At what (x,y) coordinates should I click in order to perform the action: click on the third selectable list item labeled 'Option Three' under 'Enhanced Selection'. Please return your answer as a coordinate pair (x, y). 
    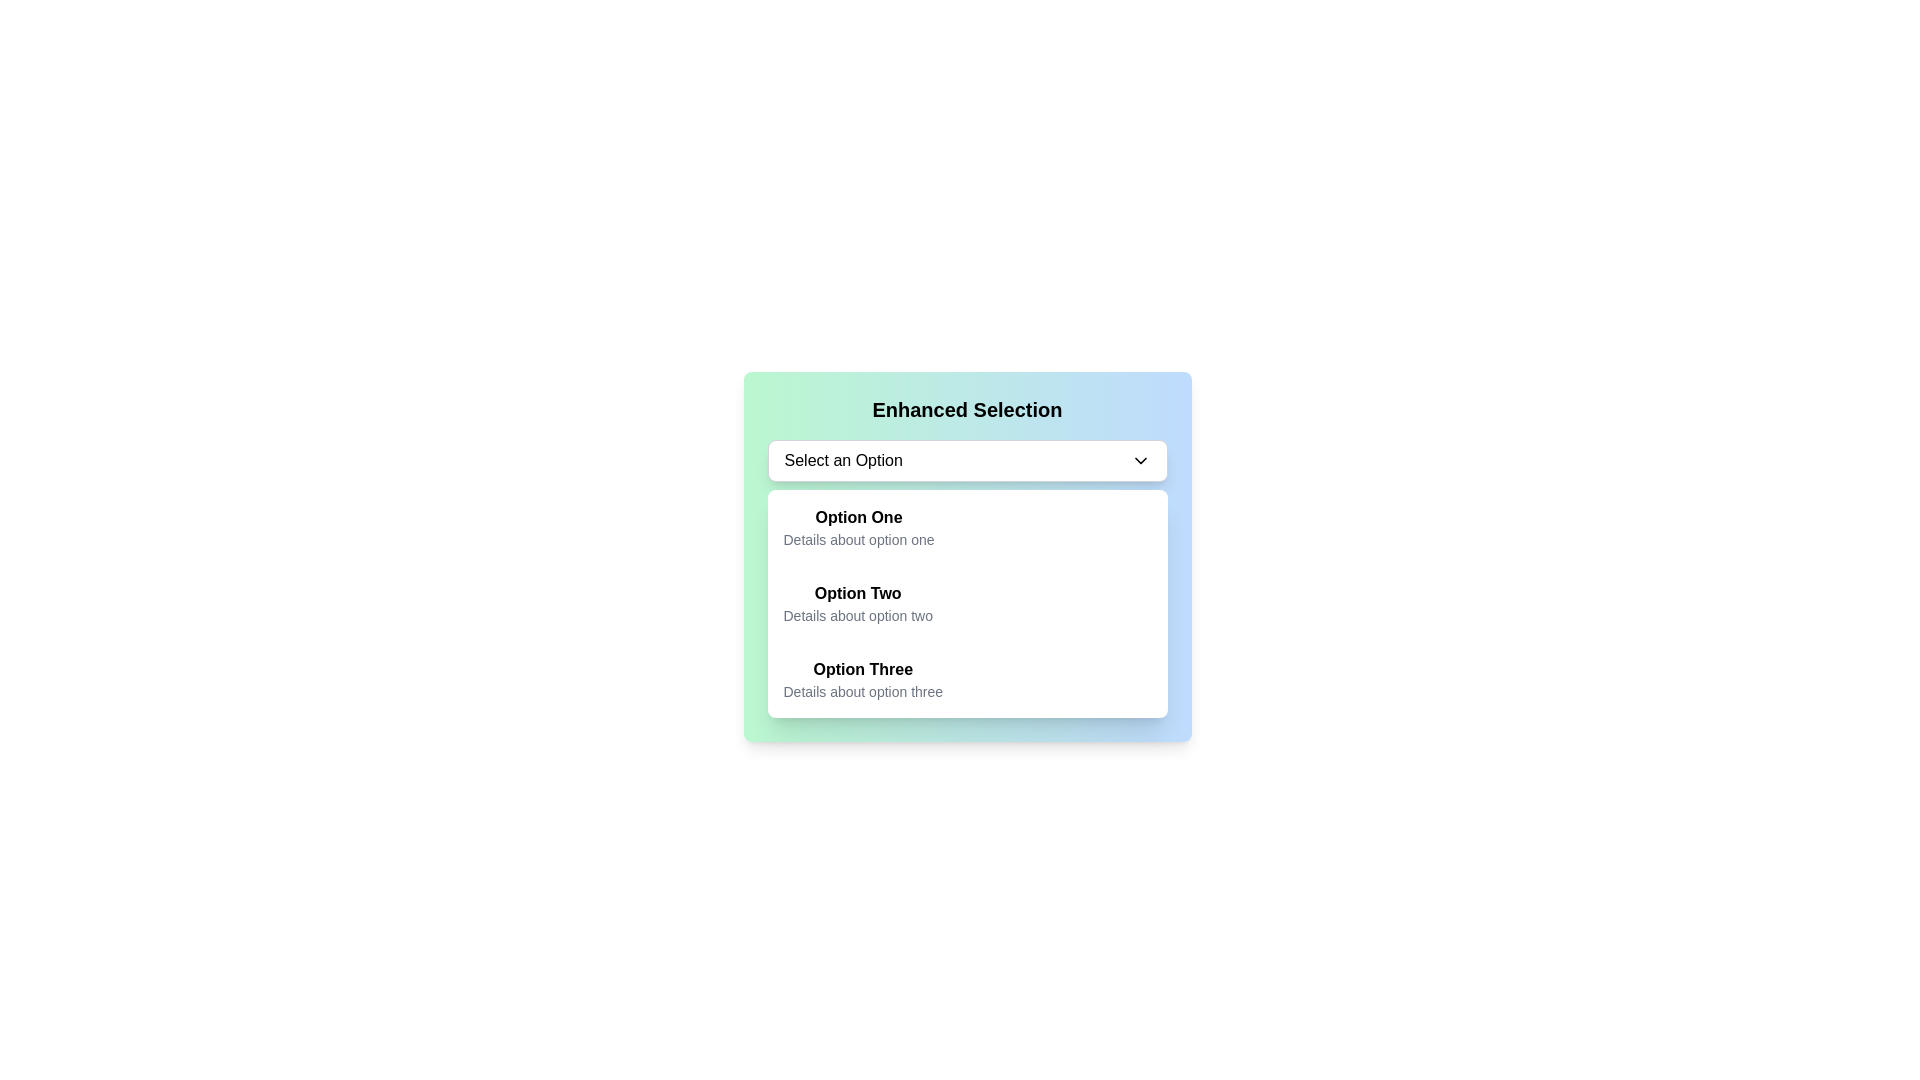
    Looking at the image, I should click on (967, 678).